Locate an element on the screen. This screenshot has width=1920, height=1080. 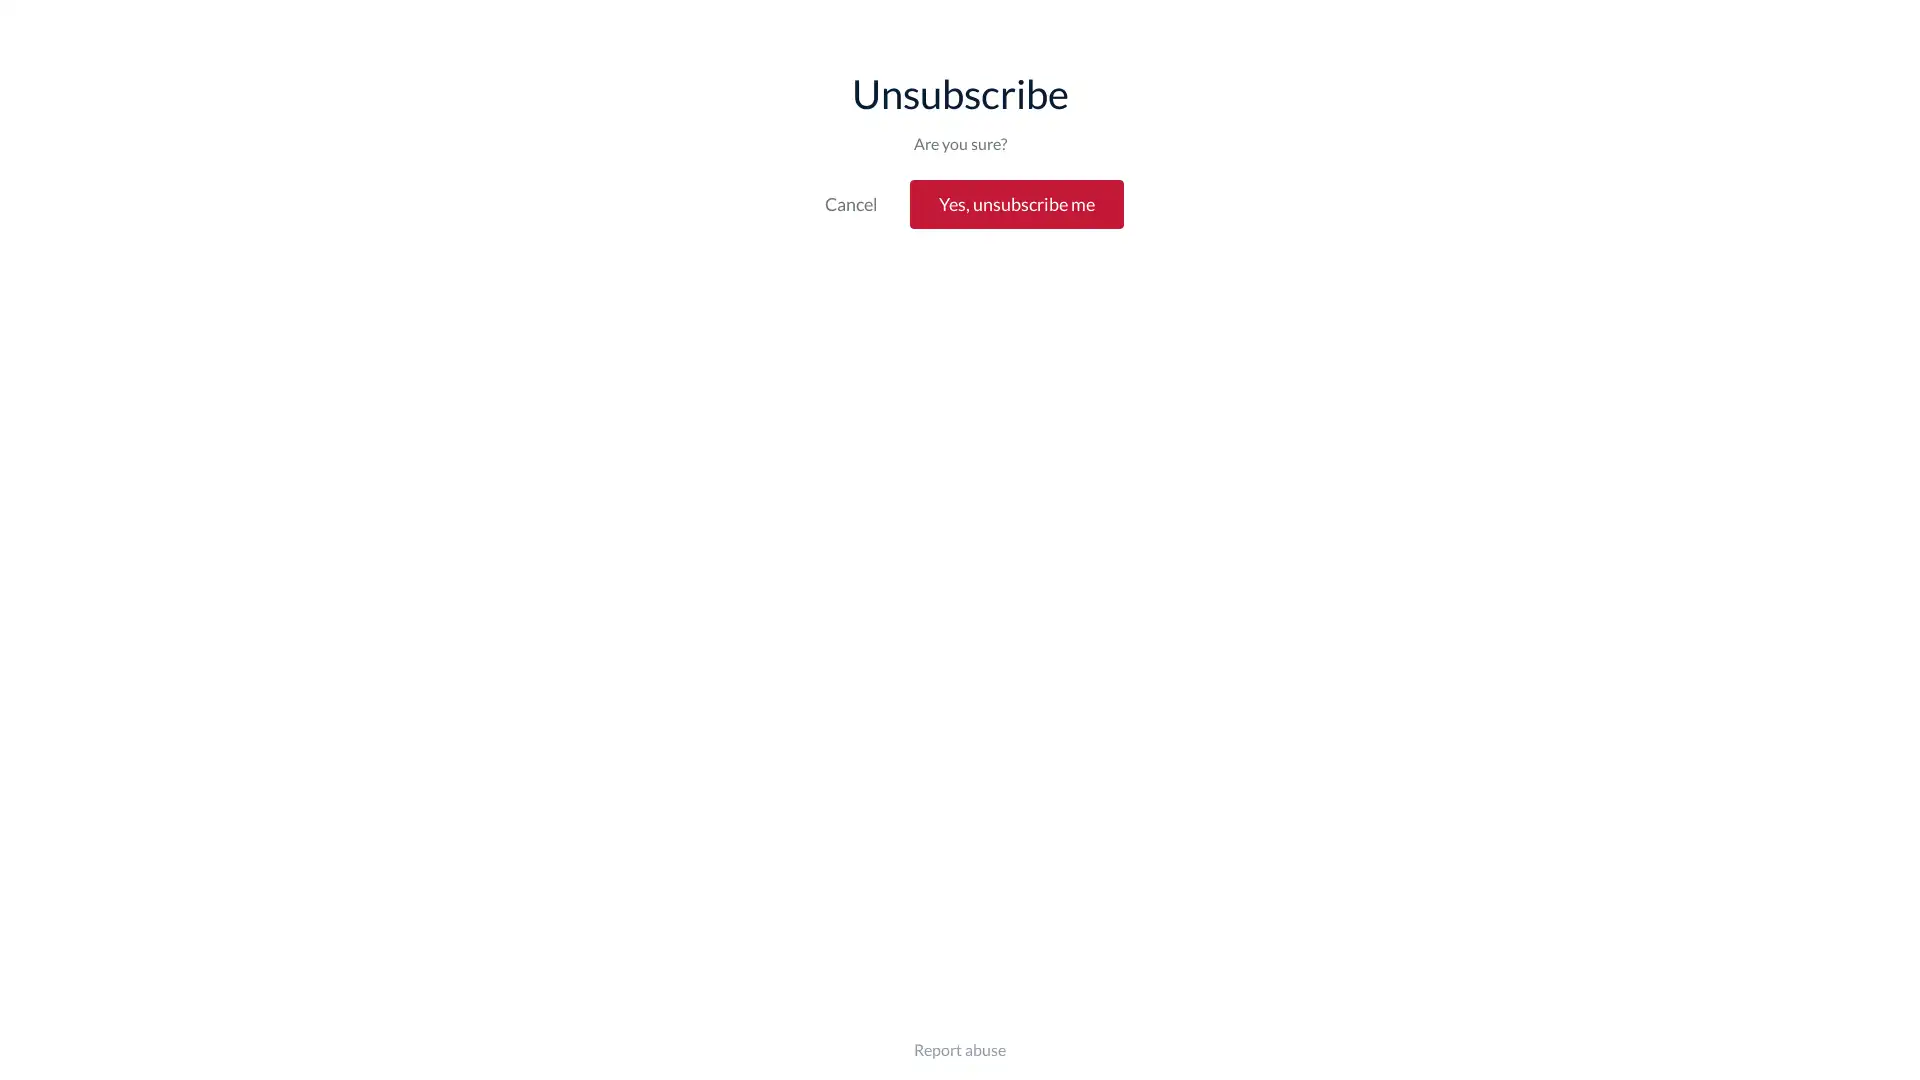
Yes, unsubscribe me is located at coordinates (1017, 204).